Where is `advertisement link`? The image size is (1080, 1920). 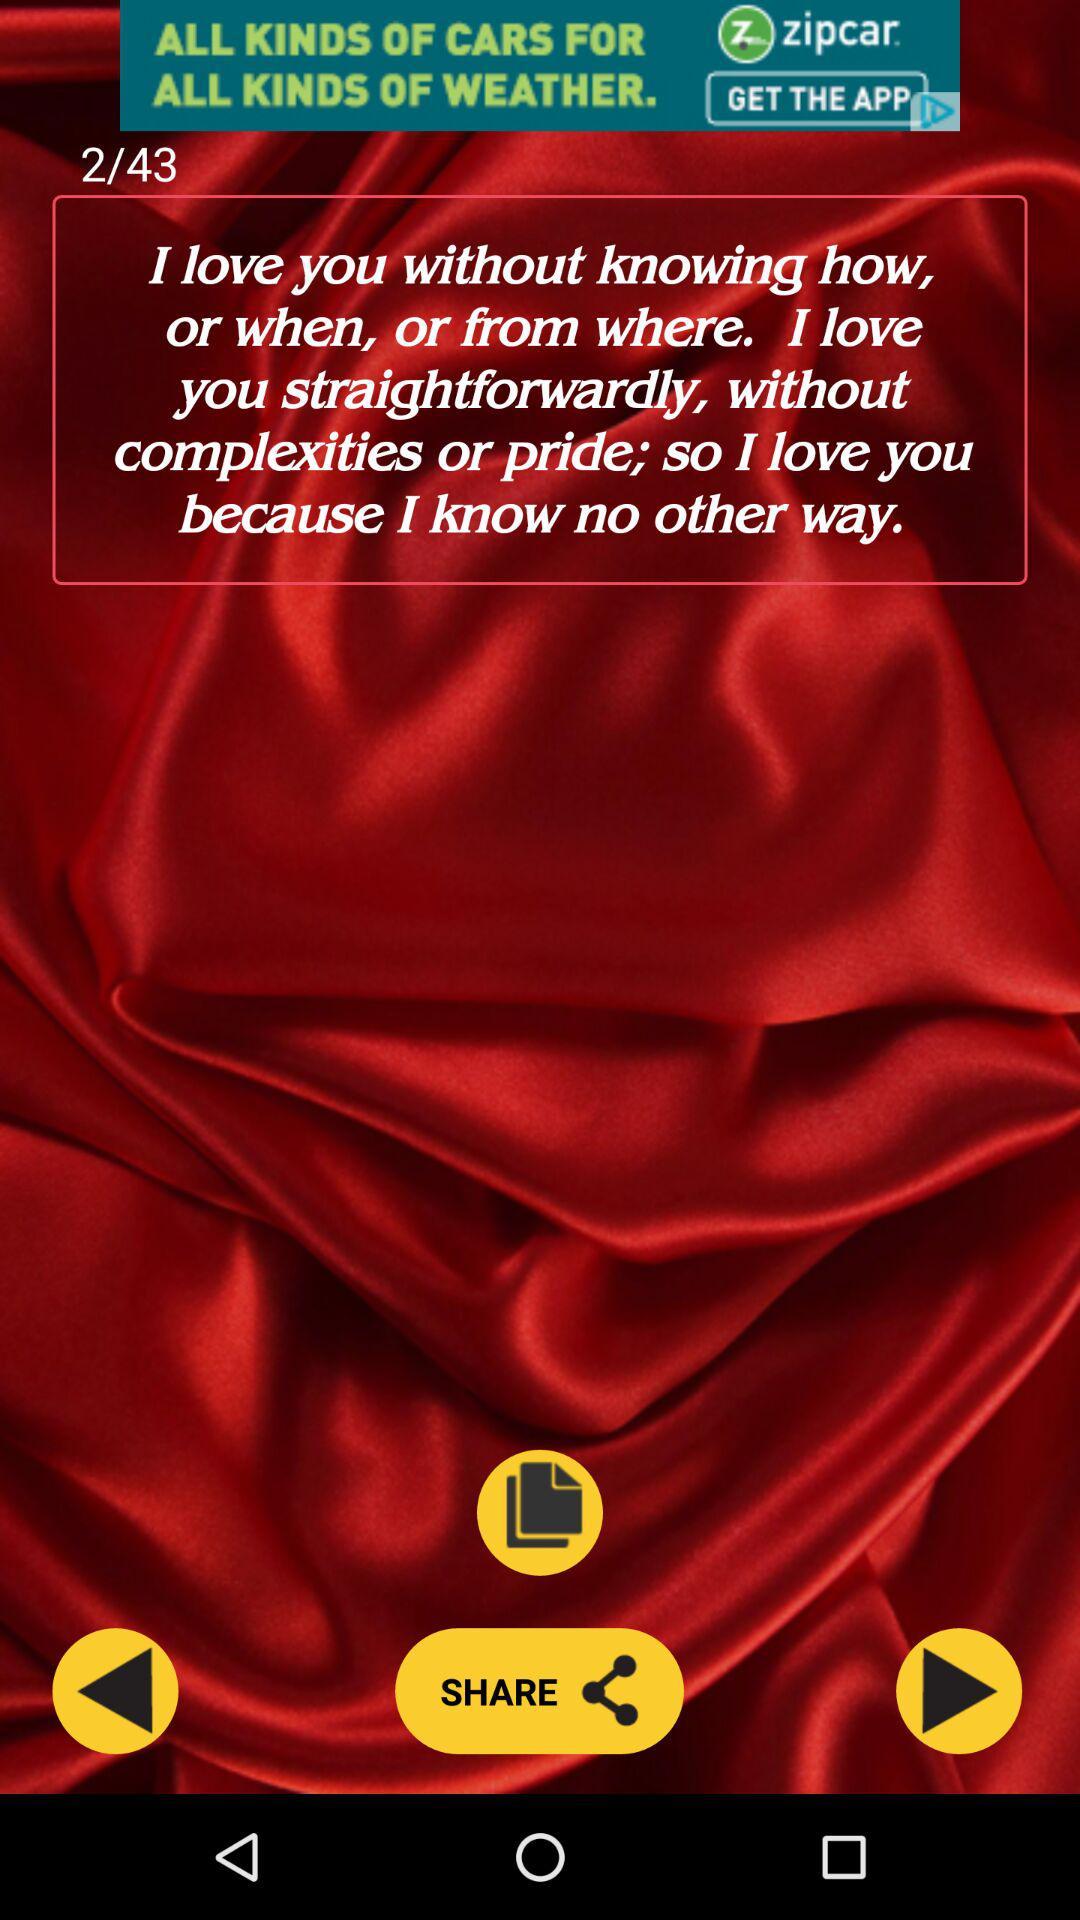
advertisement link is located at coordinates (540, 65).